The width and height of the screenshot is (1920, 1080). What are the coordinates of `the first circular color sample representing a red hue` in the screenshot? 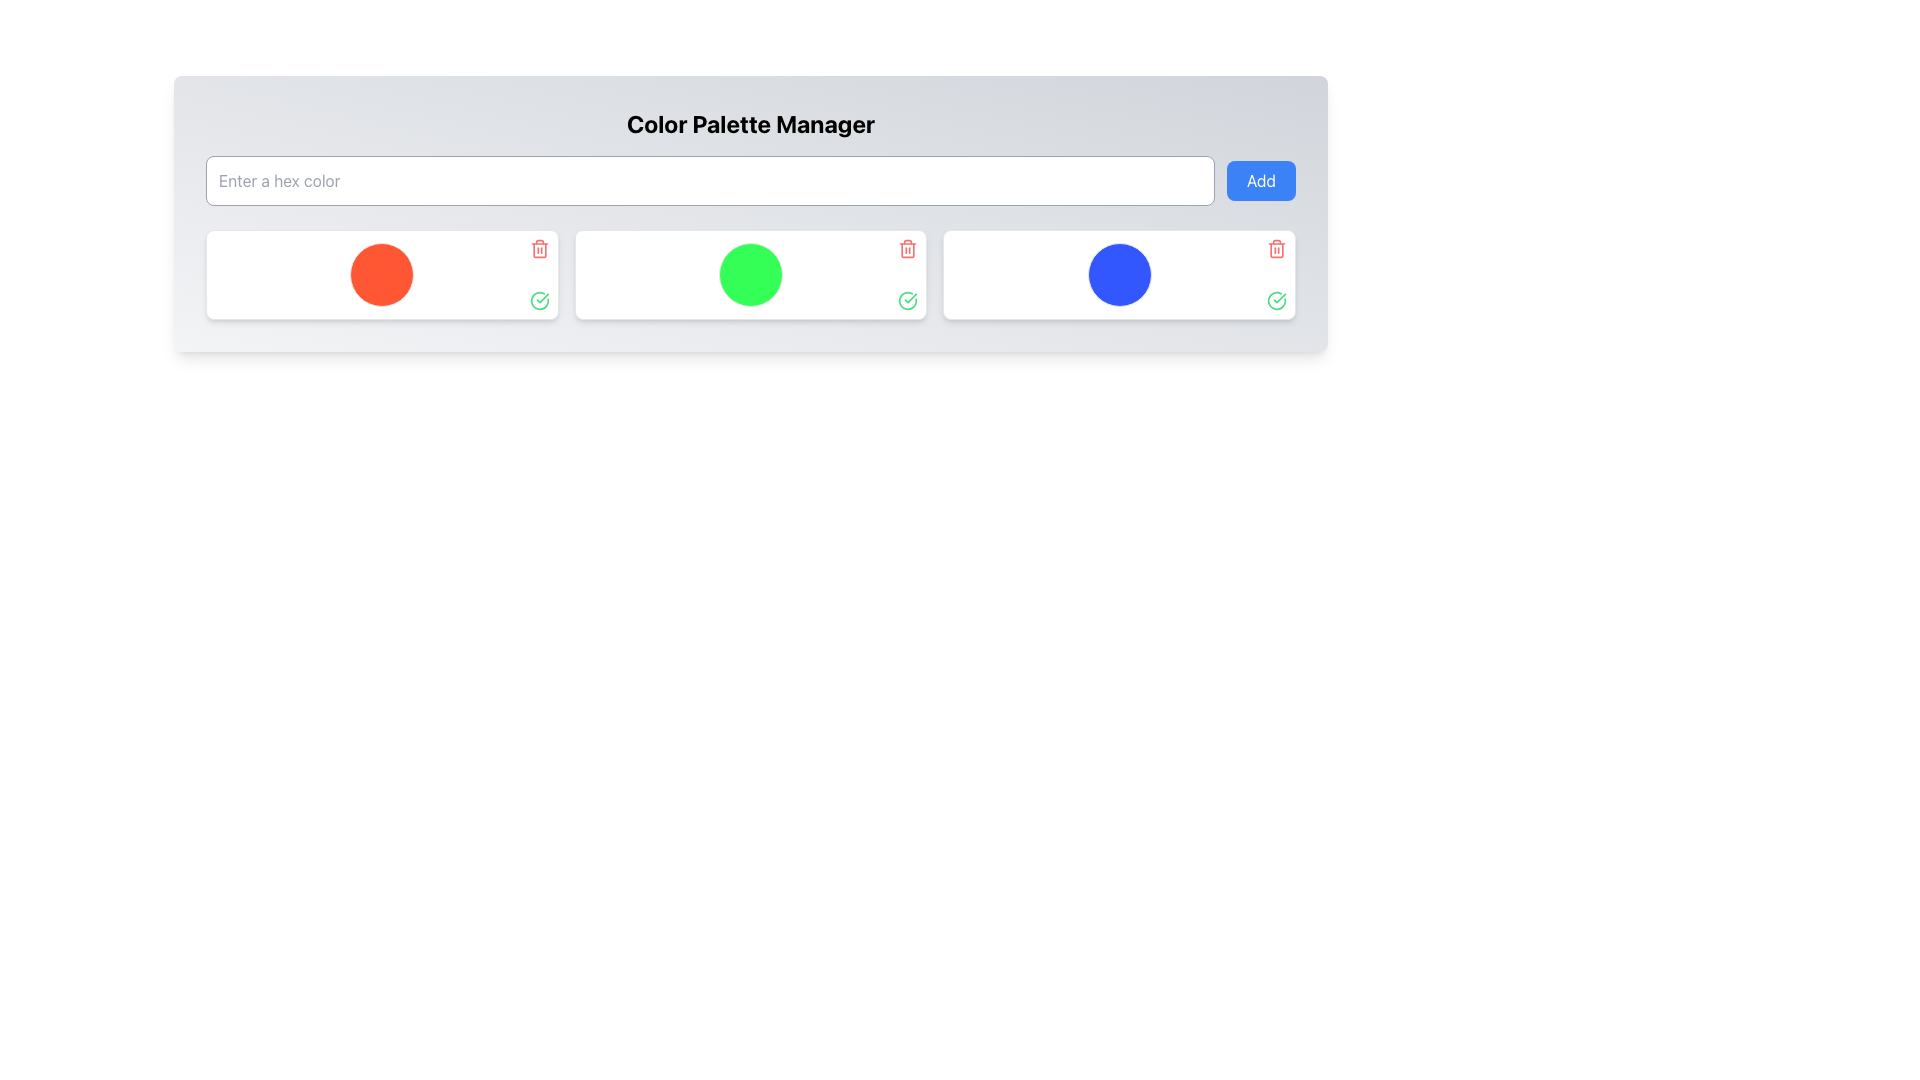 It's located at (382, 274).